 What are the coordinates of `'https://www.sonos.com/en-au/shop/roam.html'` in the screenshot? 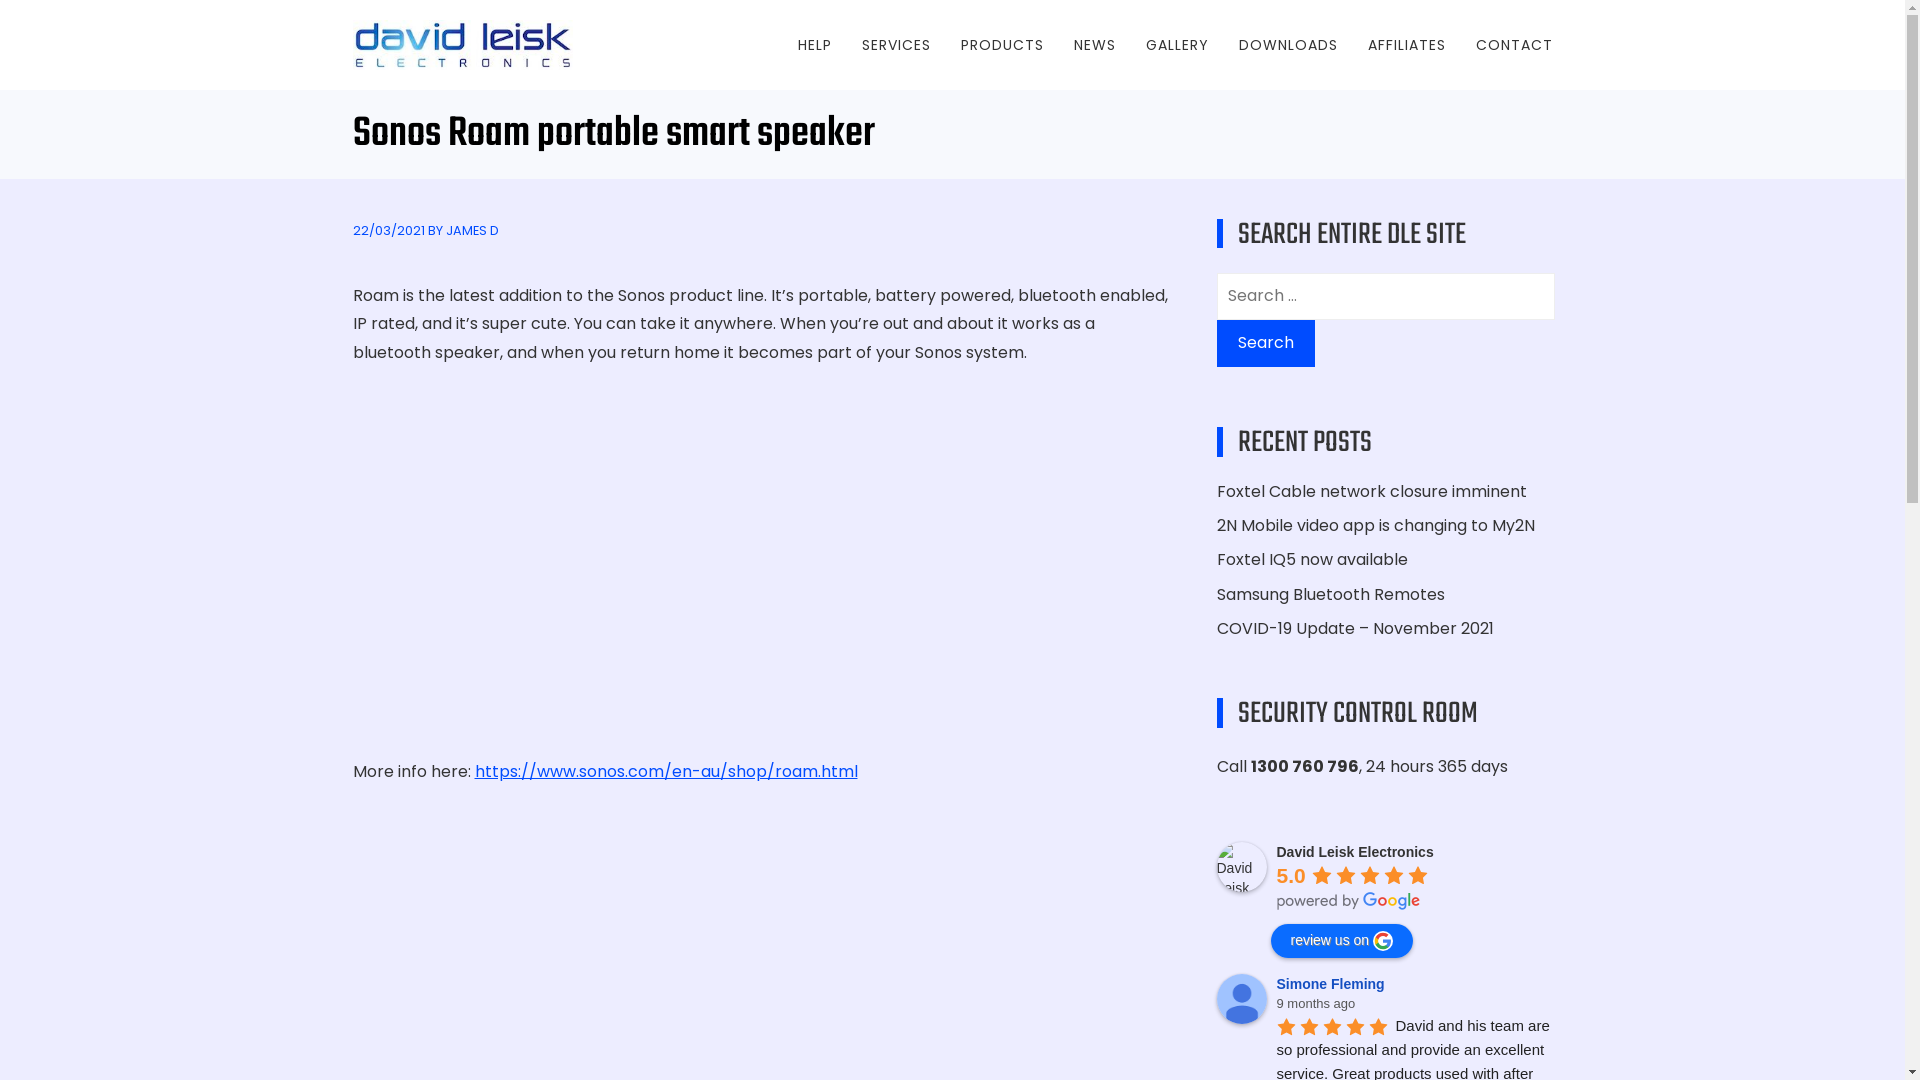 It's located at (665, 770).